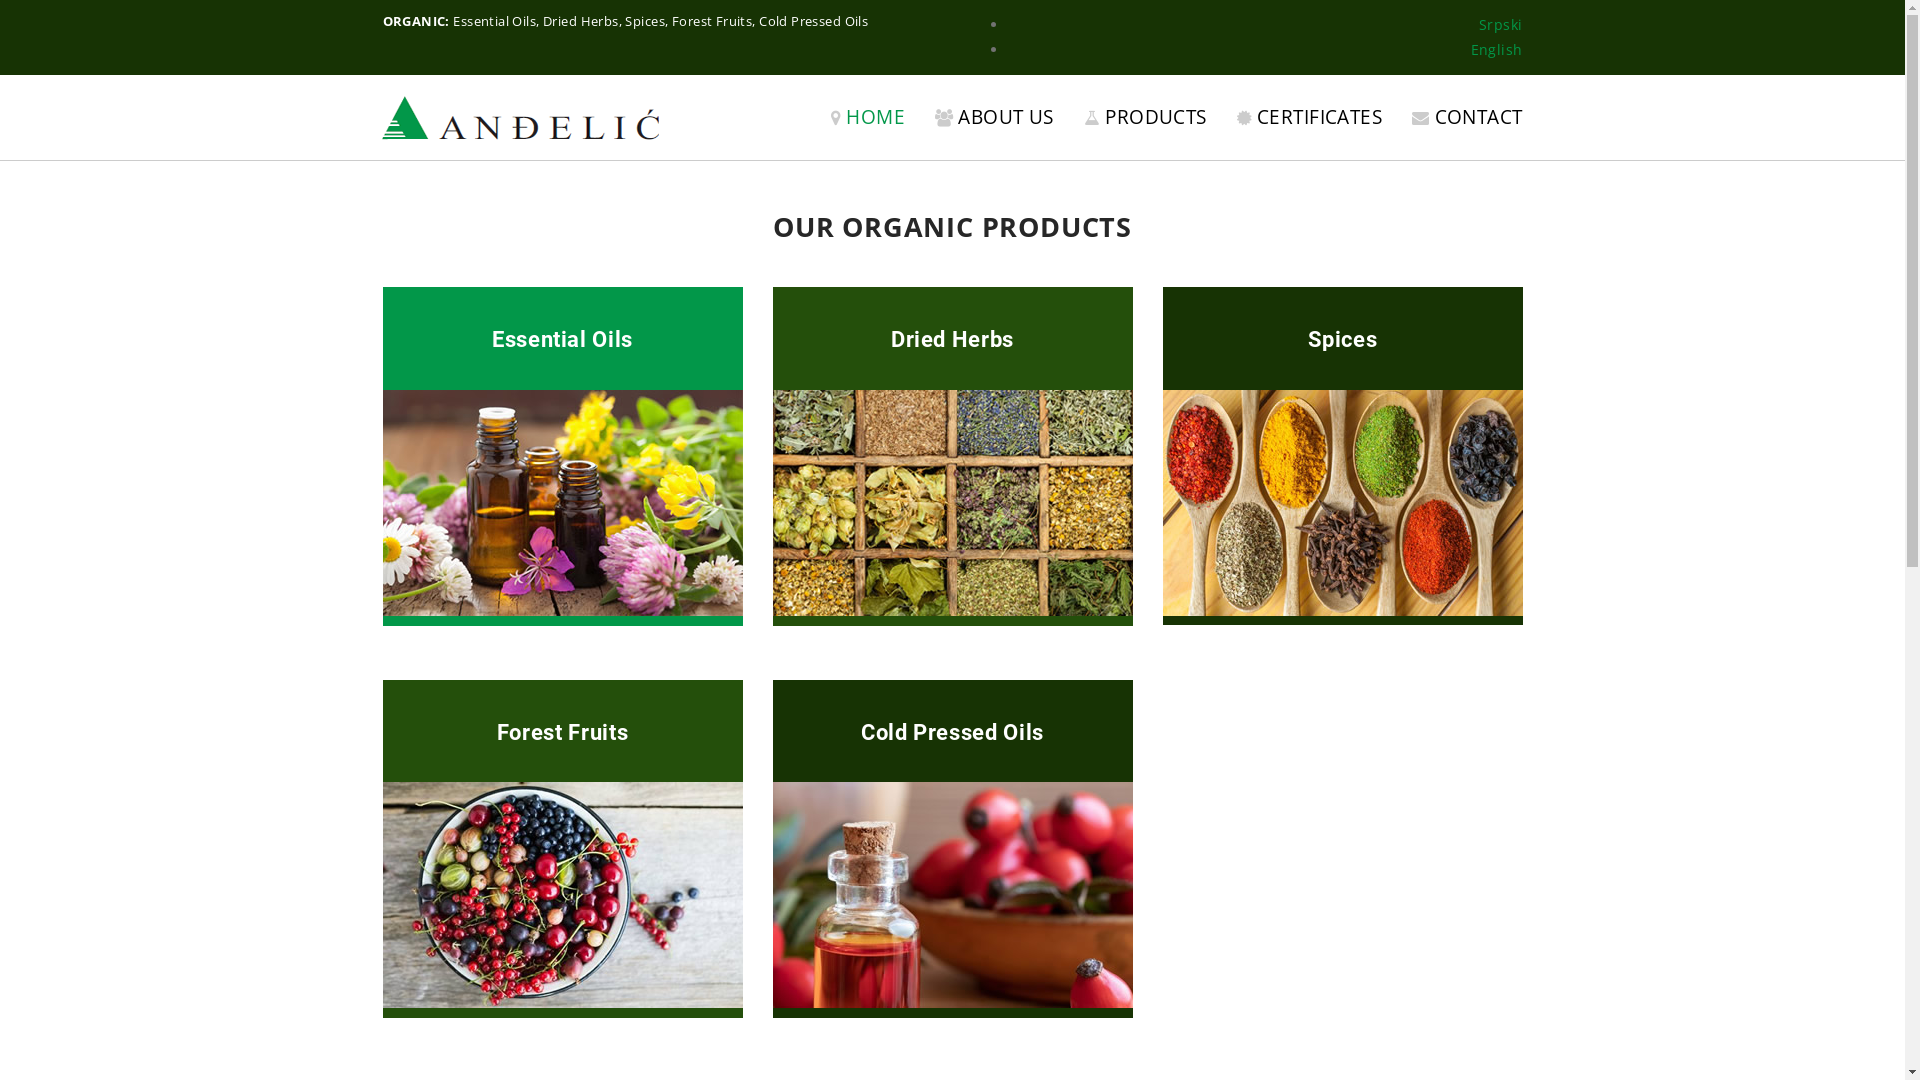 Image resolution: width=1920 pixels, height=1080 pixels. I want to click on 'Srpski', so click(1501, 24).